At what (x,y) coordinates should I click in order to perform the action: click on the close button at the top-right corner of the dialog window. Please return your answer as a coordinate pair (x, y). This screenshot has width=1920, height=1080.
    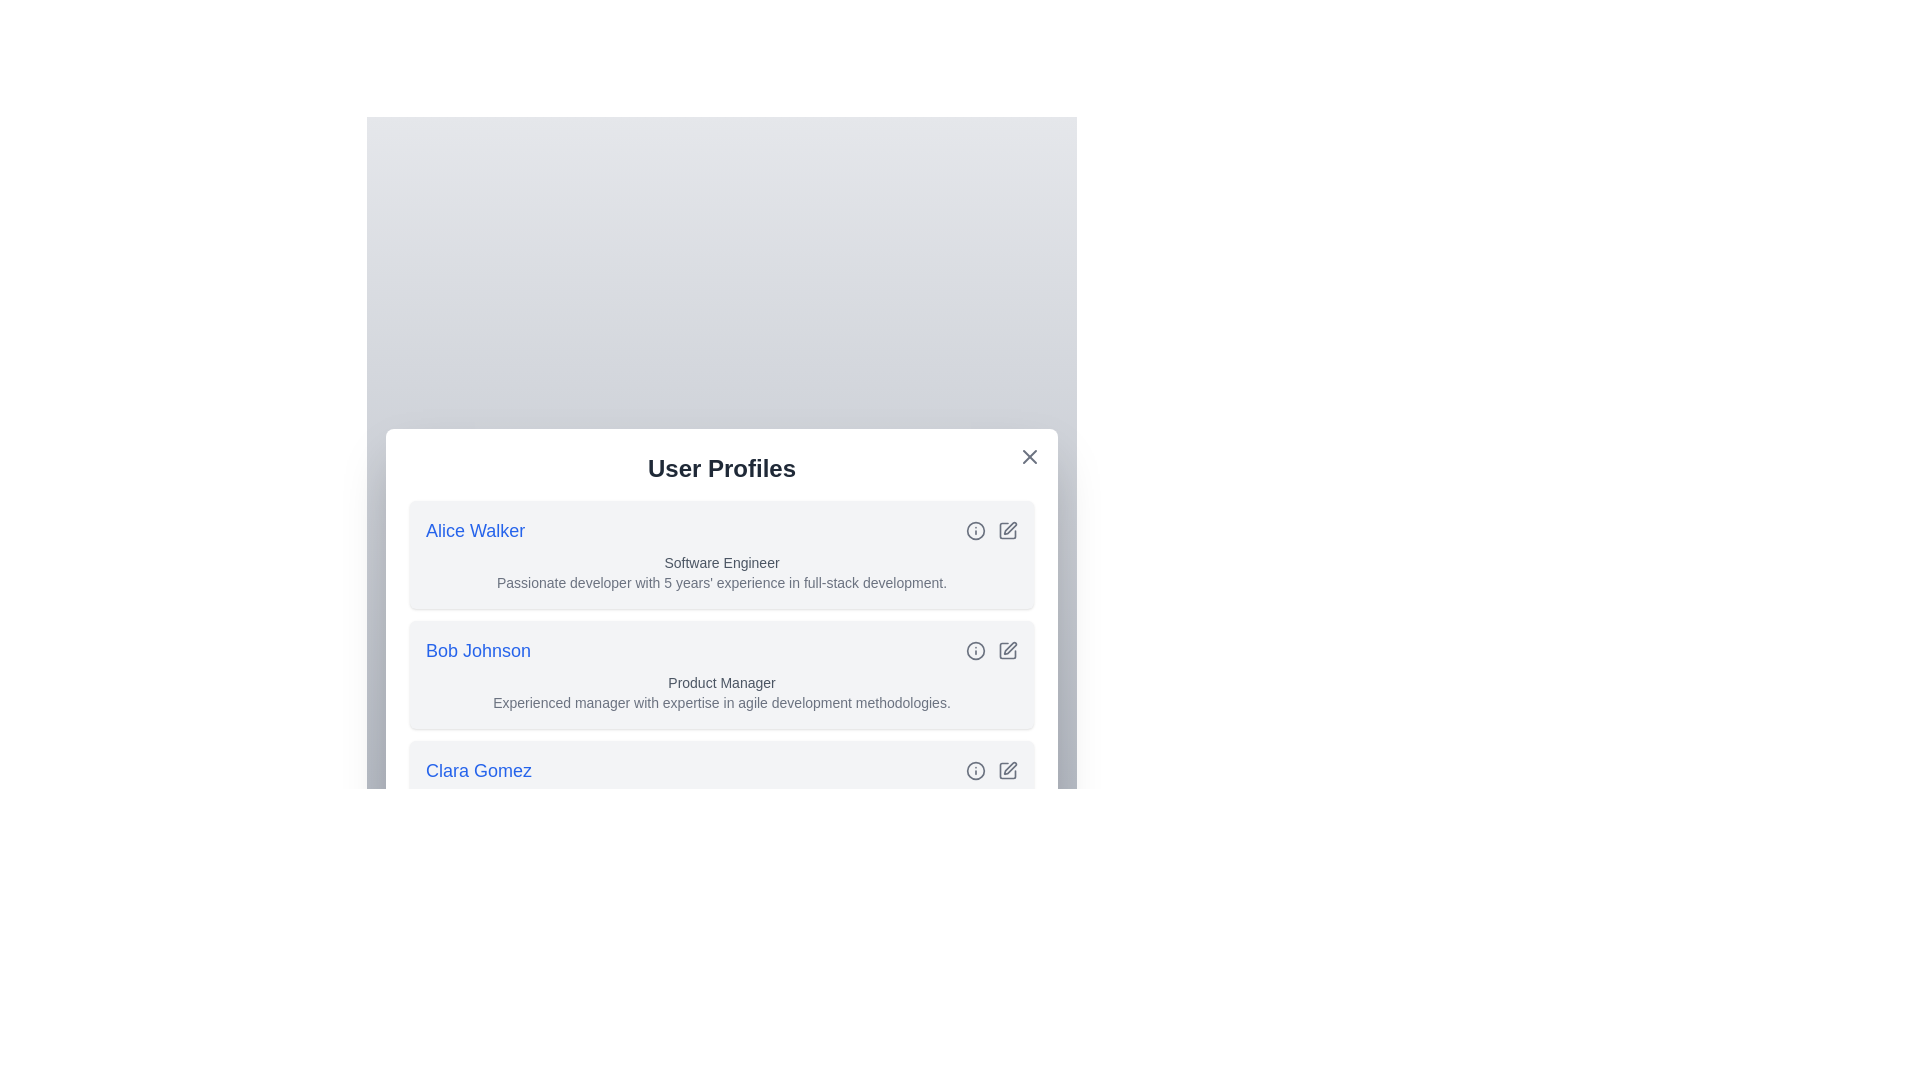
    Looking at the image, I should click on (1030, 456).